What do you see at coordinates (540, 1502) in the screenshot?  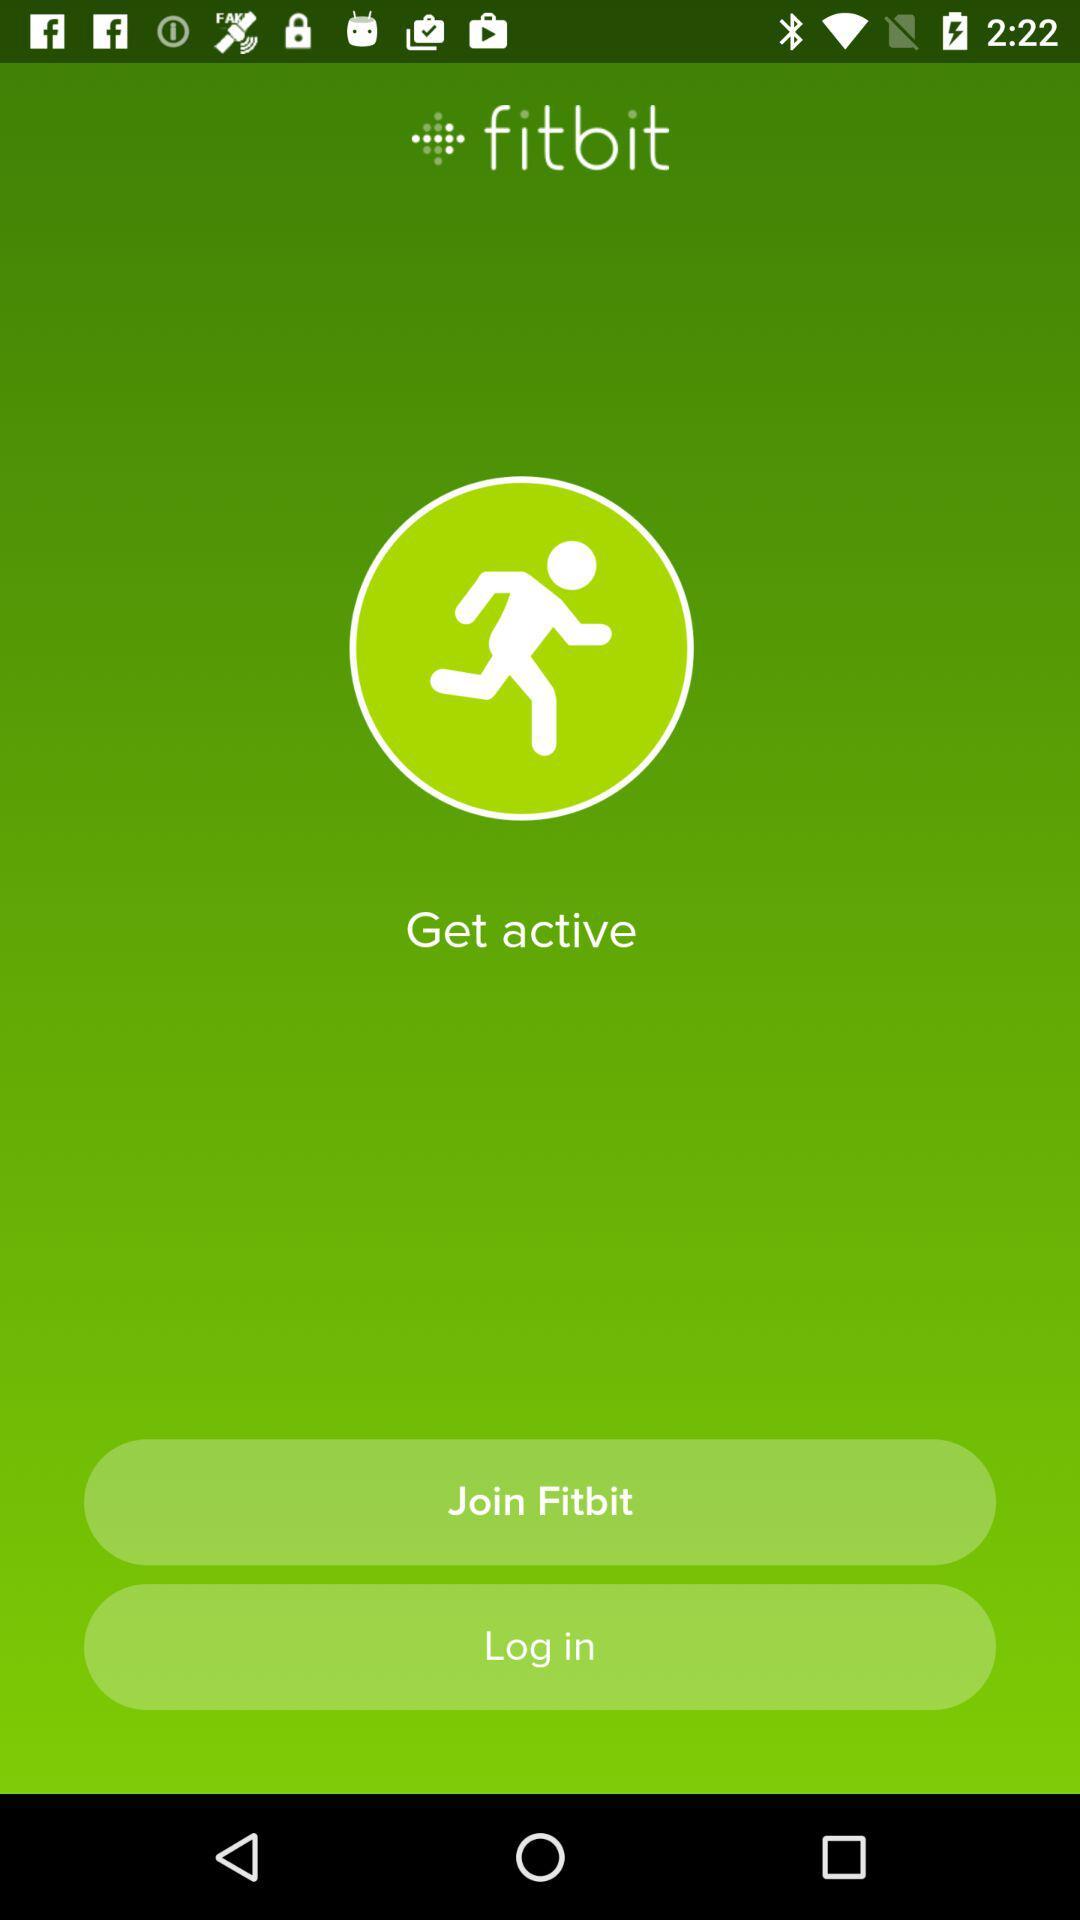 I see `join fitbit` at bounding box center [540, 1502].